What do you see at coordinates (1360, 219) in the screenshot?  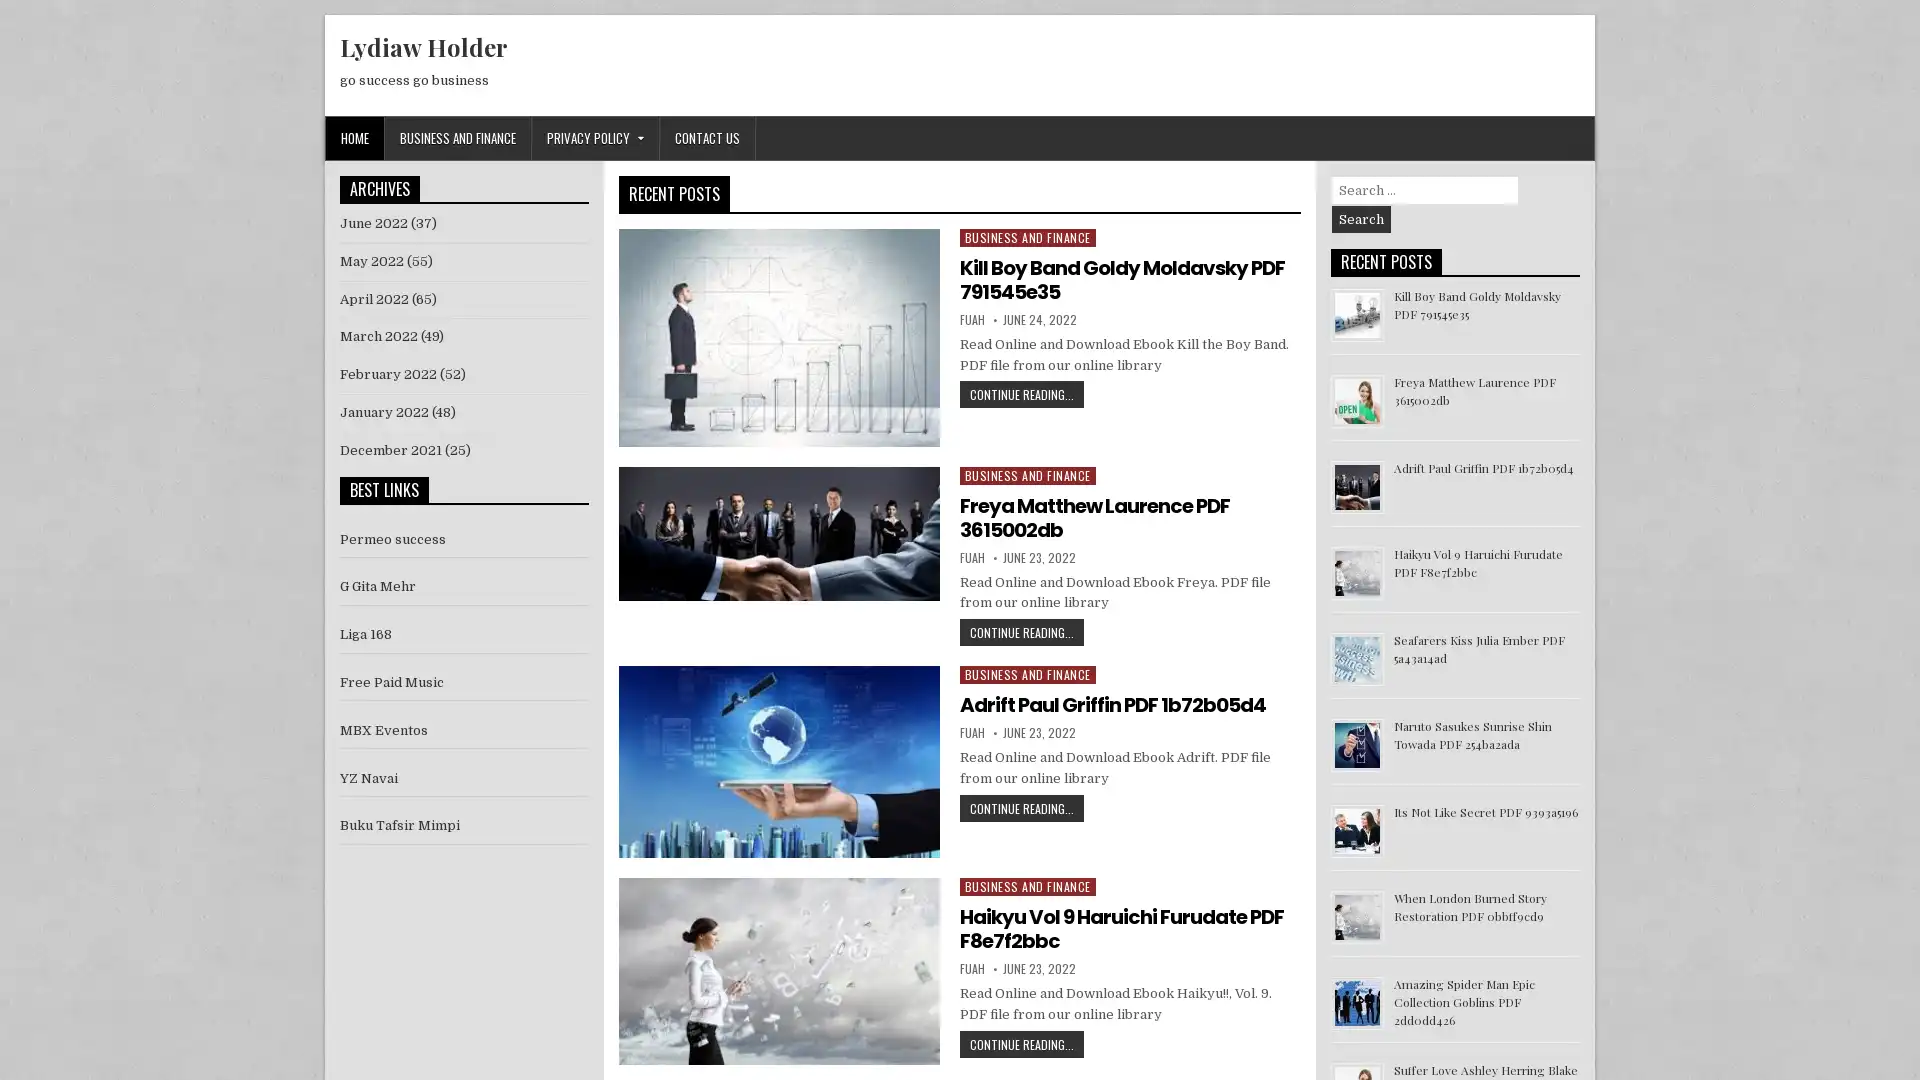 I see `Search` at bounding box center [1360, 219].